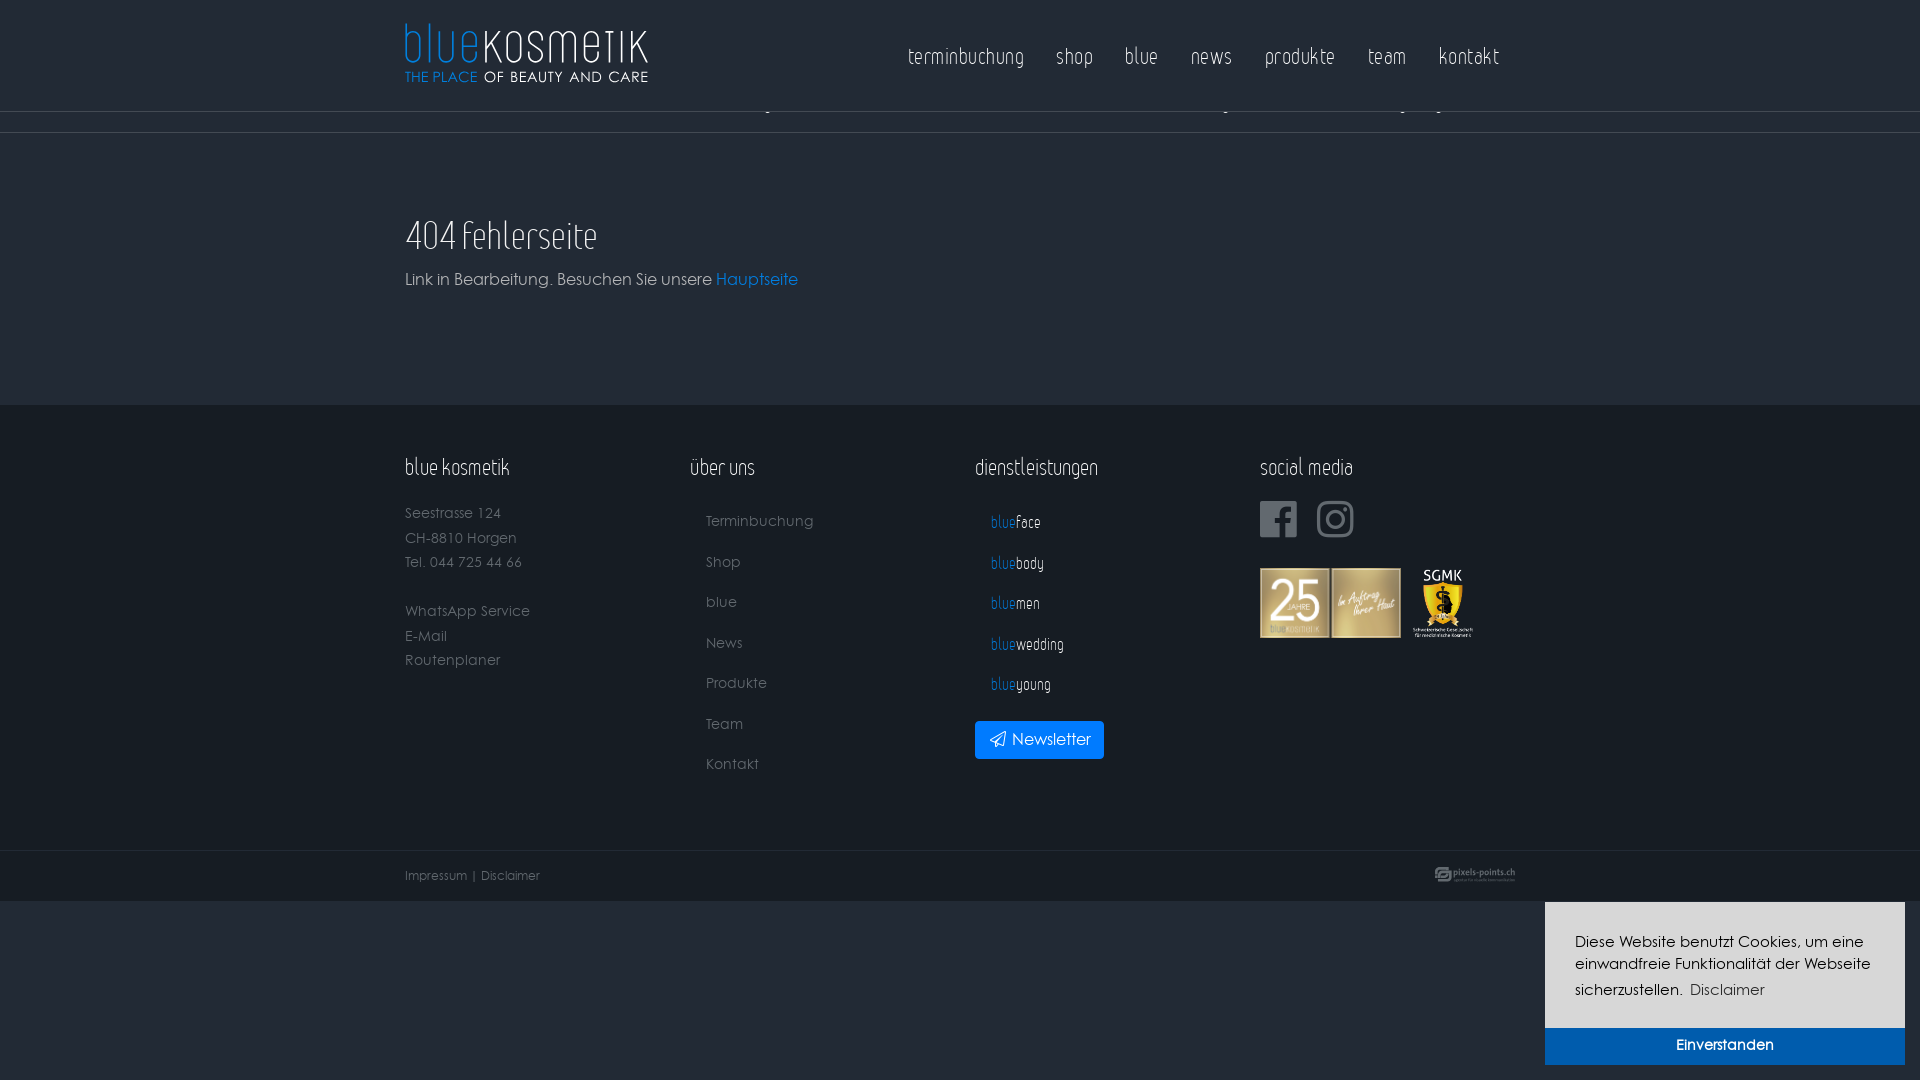 The image size is (1920, 1080). What do you see at coordinates (403, 611) in the screenshot?
I see `'WhatsApp Service'` at bounding box center [403, 611].